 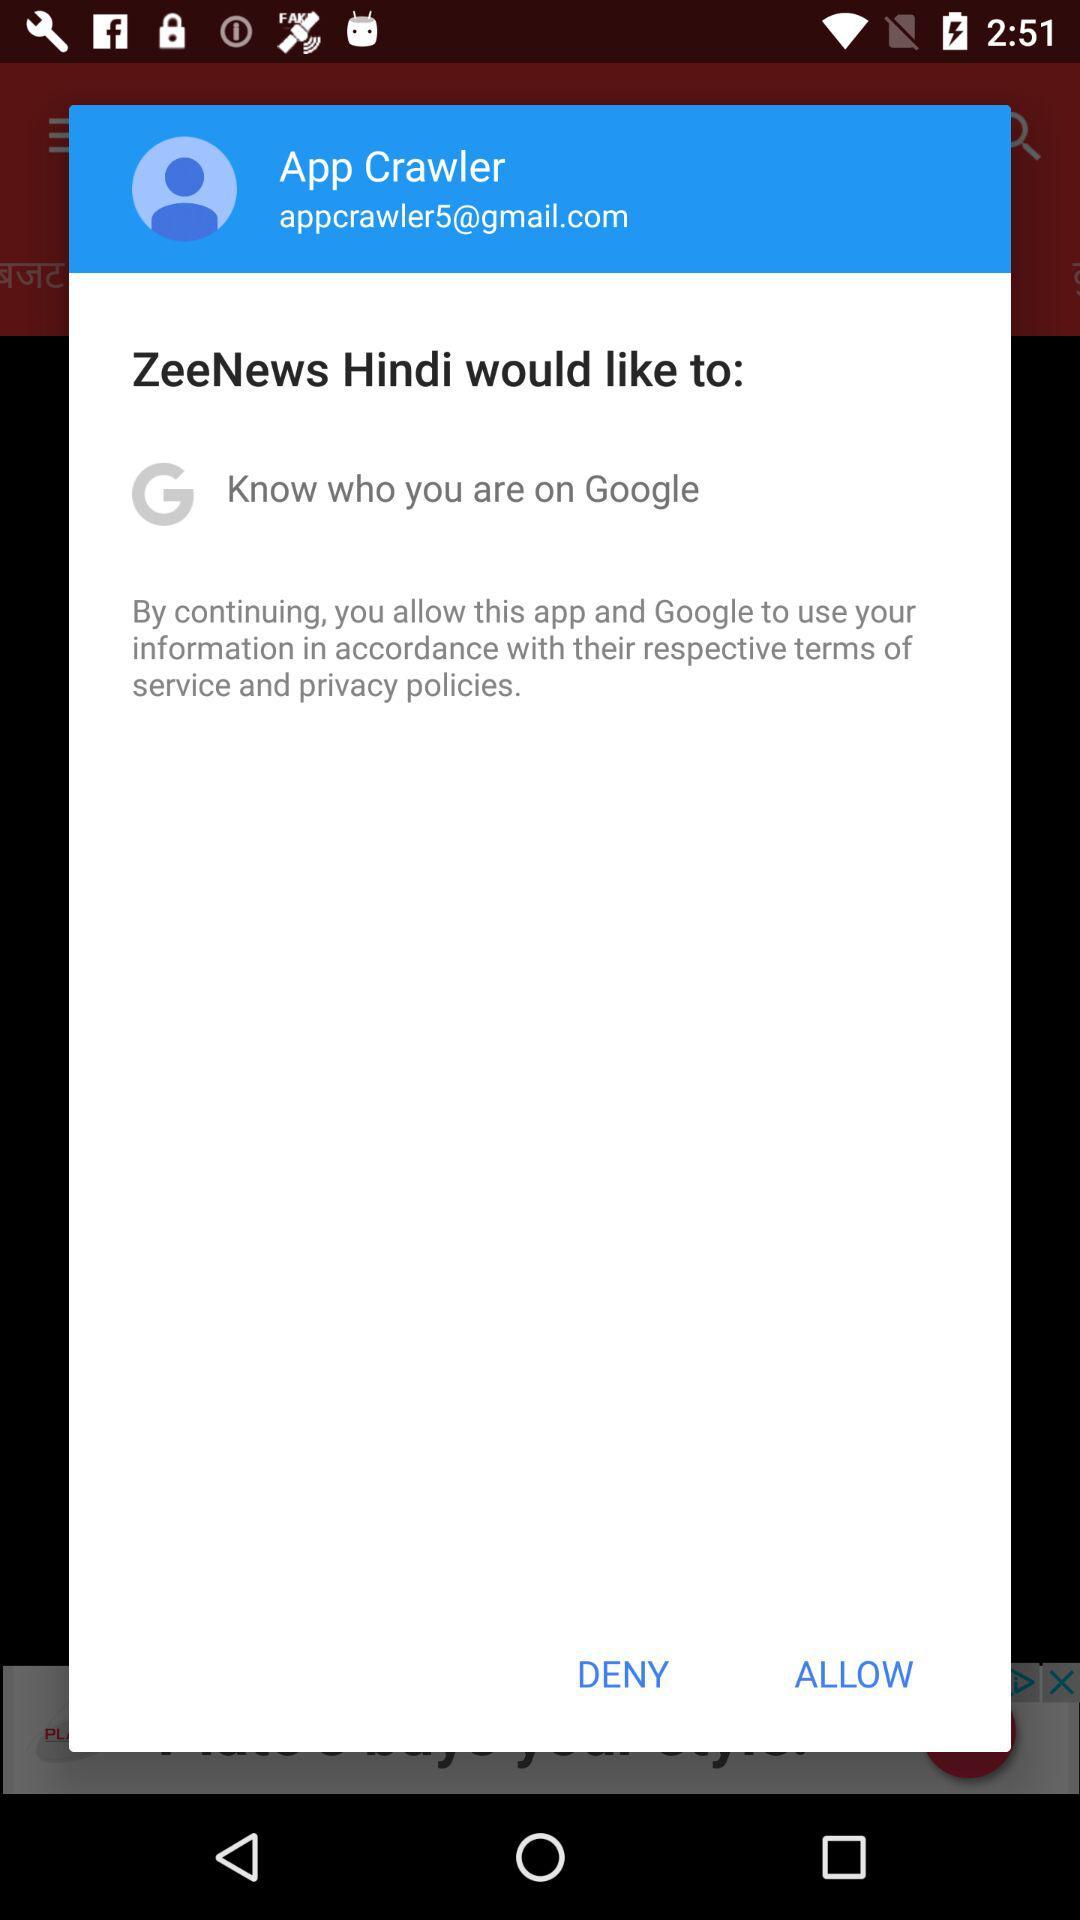 What do you see at coordinates (463, 487) in the screenshot?
I see `the item below the zeenews hindi would app` at bounding box center [463, 487].